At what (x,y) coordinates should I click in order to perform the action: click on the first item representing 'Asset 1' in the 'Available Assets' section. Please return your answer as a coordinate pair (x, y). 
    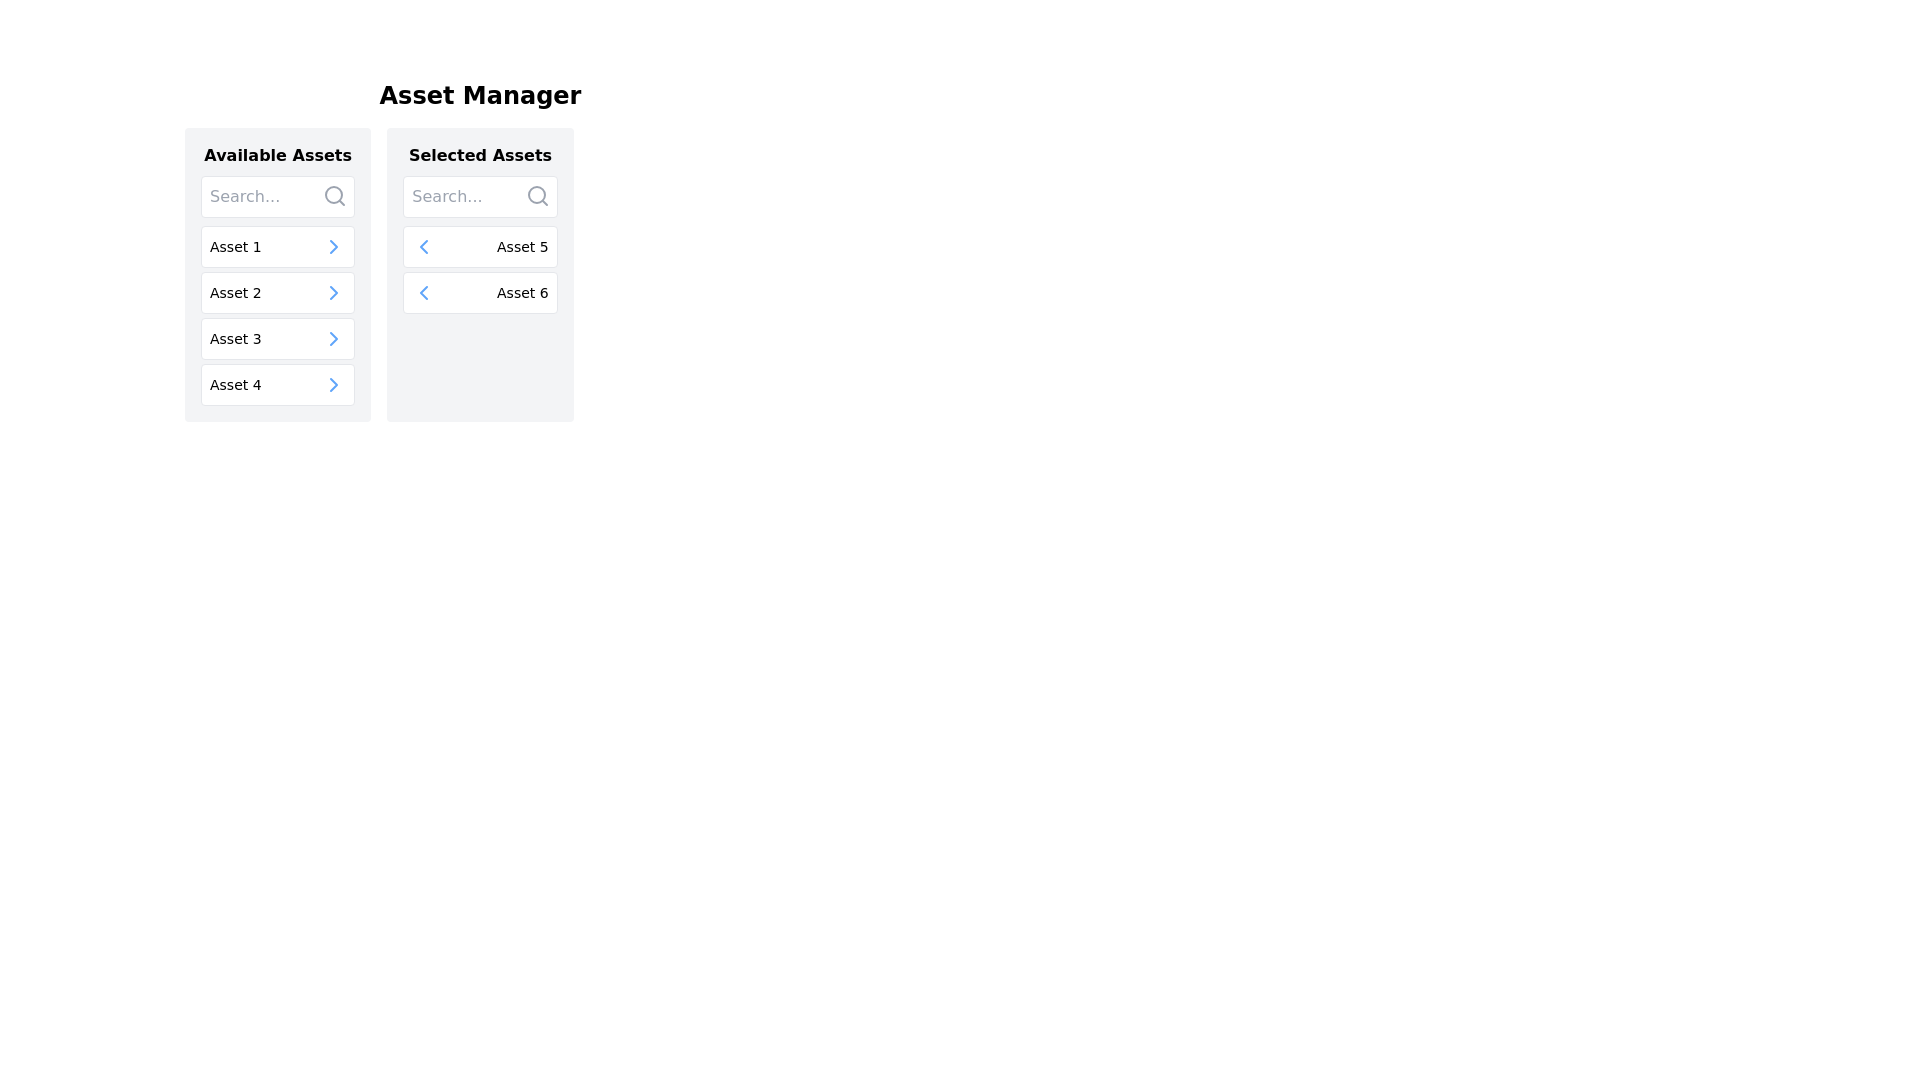
    Looking at the image, I should click on (277, 245).